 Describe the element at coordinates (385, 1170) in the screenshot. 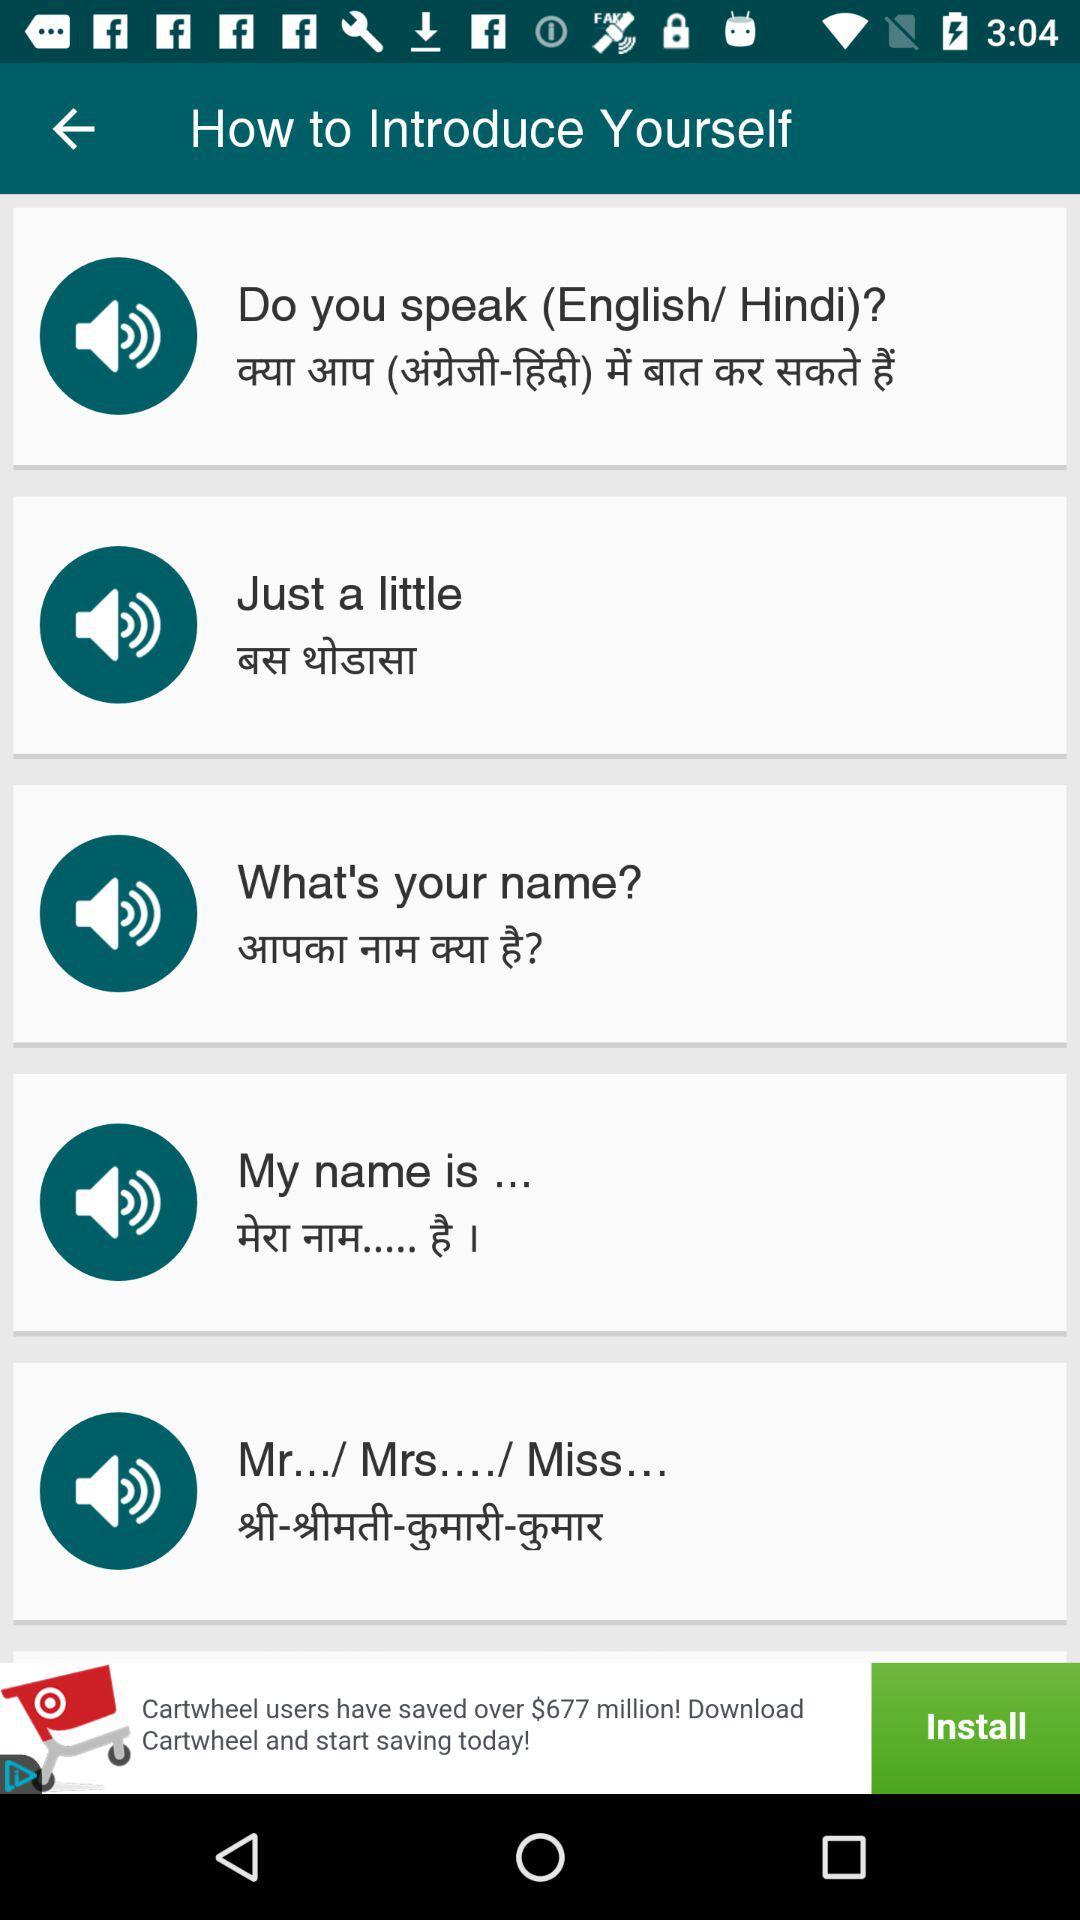

I see `my name is ... item` at that location.